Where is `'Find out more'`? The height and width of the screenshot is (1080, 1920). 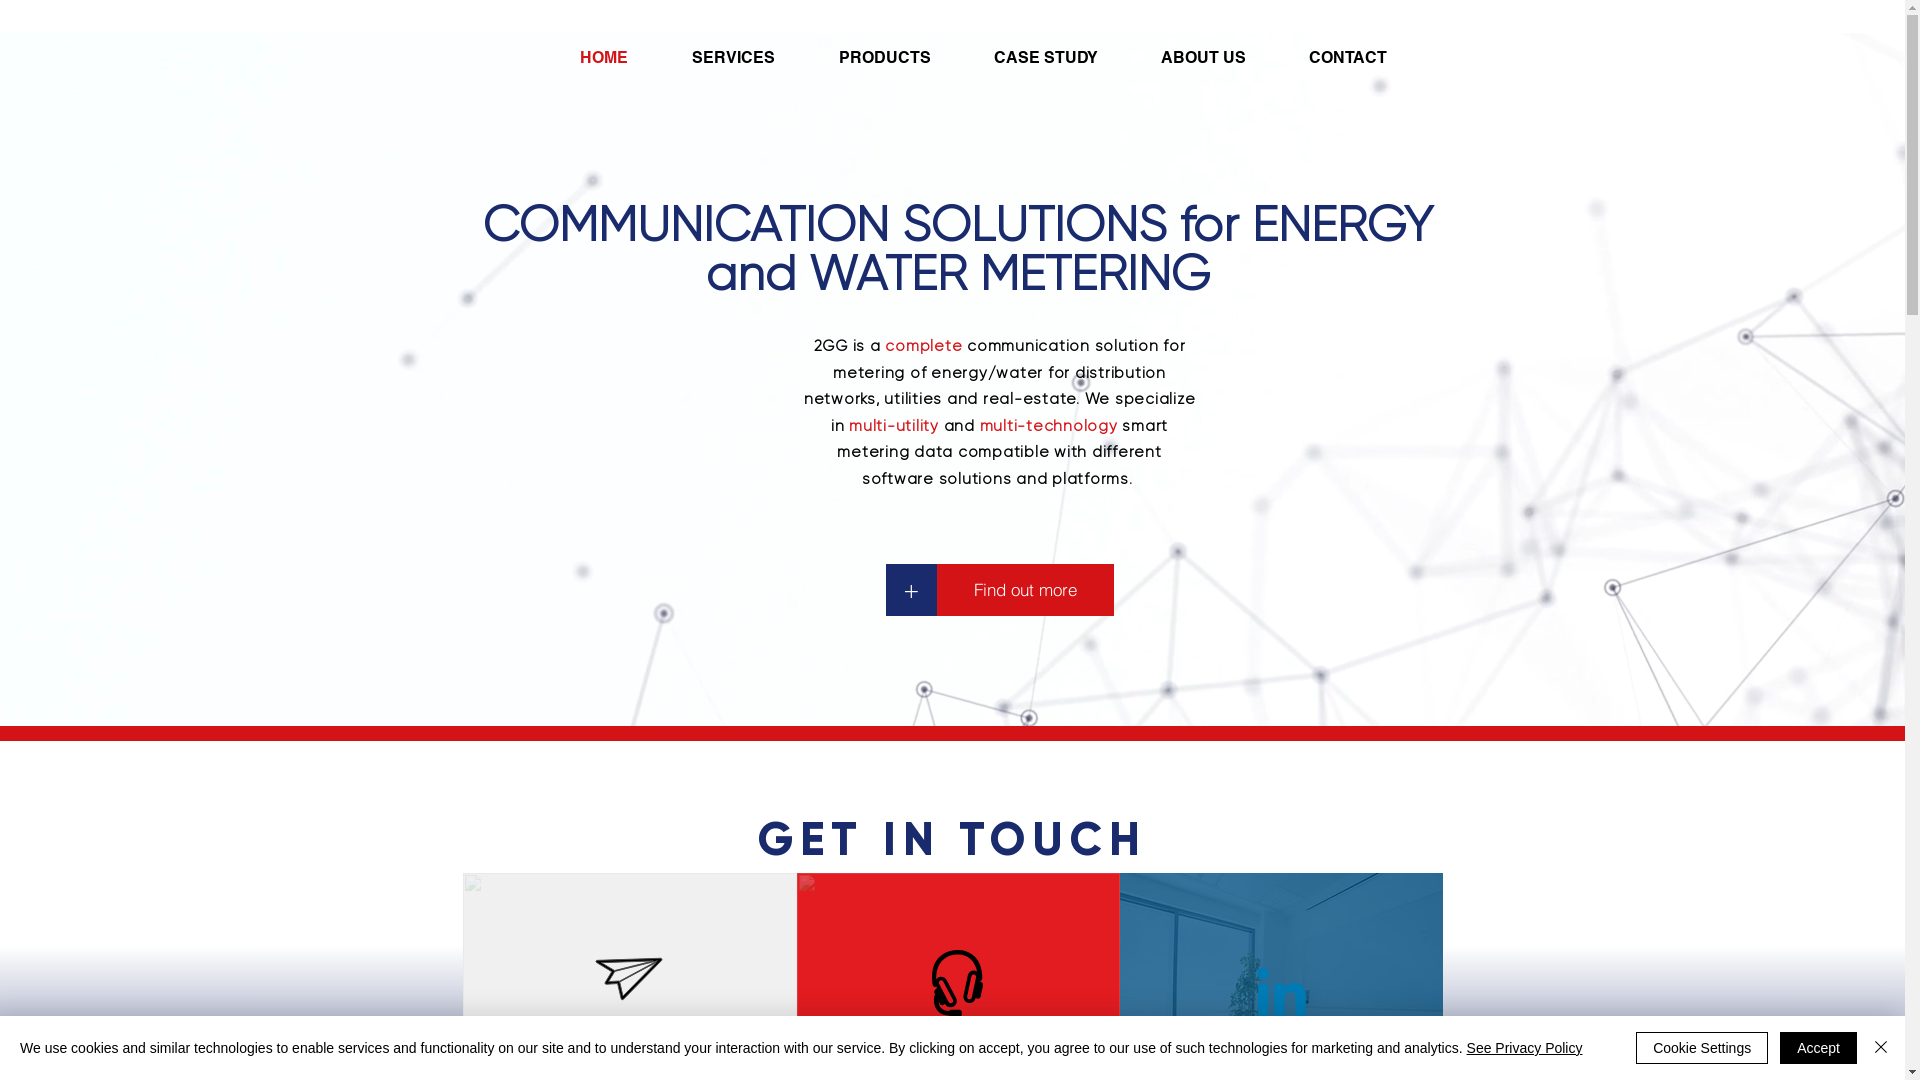
'Find out more' is located at coordinates (1024, 589).